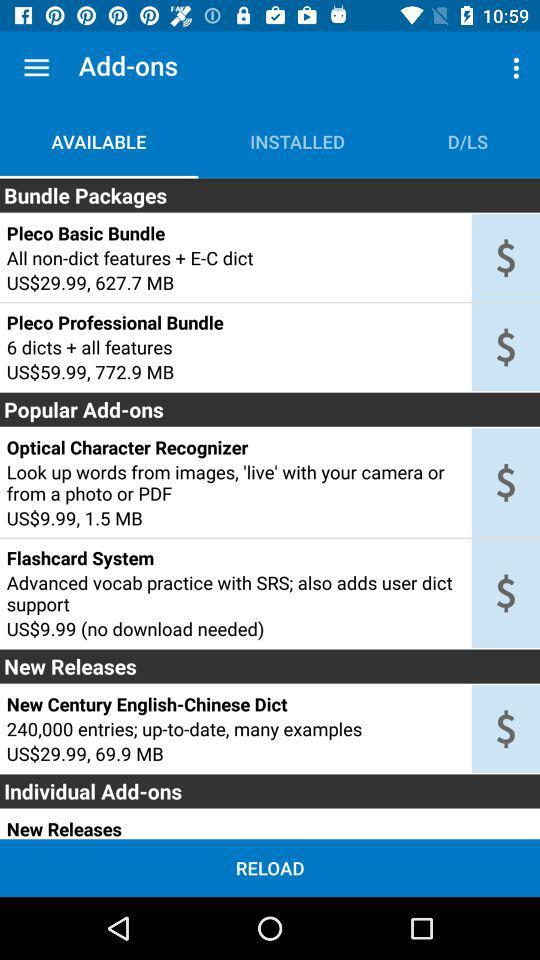 This screenshot has width=540, height=960. I want to click on item above the bundle packages item, so click(296, 140).